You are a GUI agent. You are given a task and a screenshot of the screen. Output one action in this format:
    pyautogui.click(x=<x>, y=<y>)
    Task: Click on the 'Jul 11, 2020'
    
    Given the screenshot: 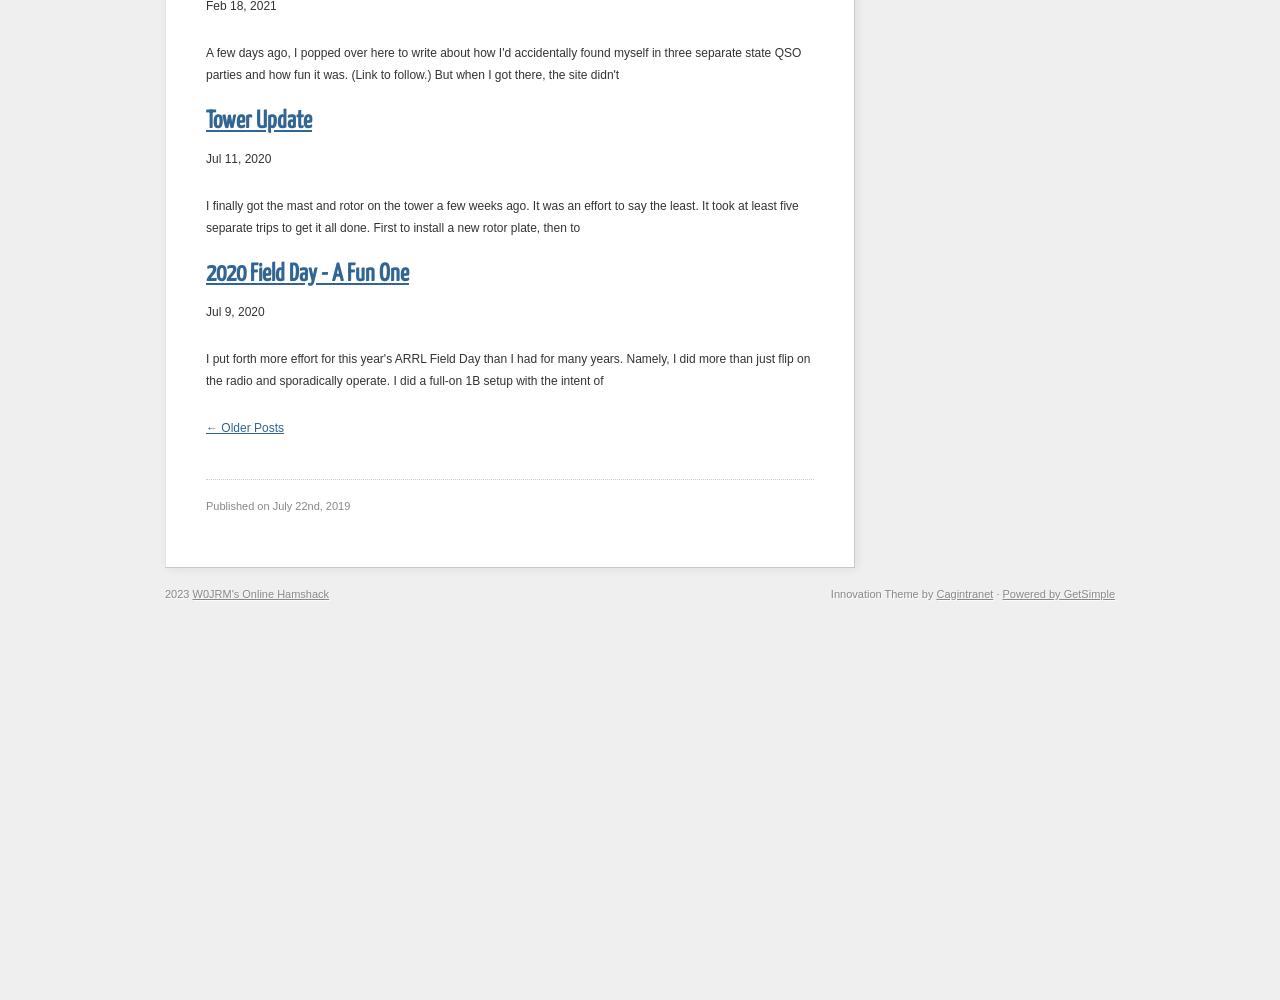 What is the action you would take?
    pyautogui.click(x=238, y=159)
    